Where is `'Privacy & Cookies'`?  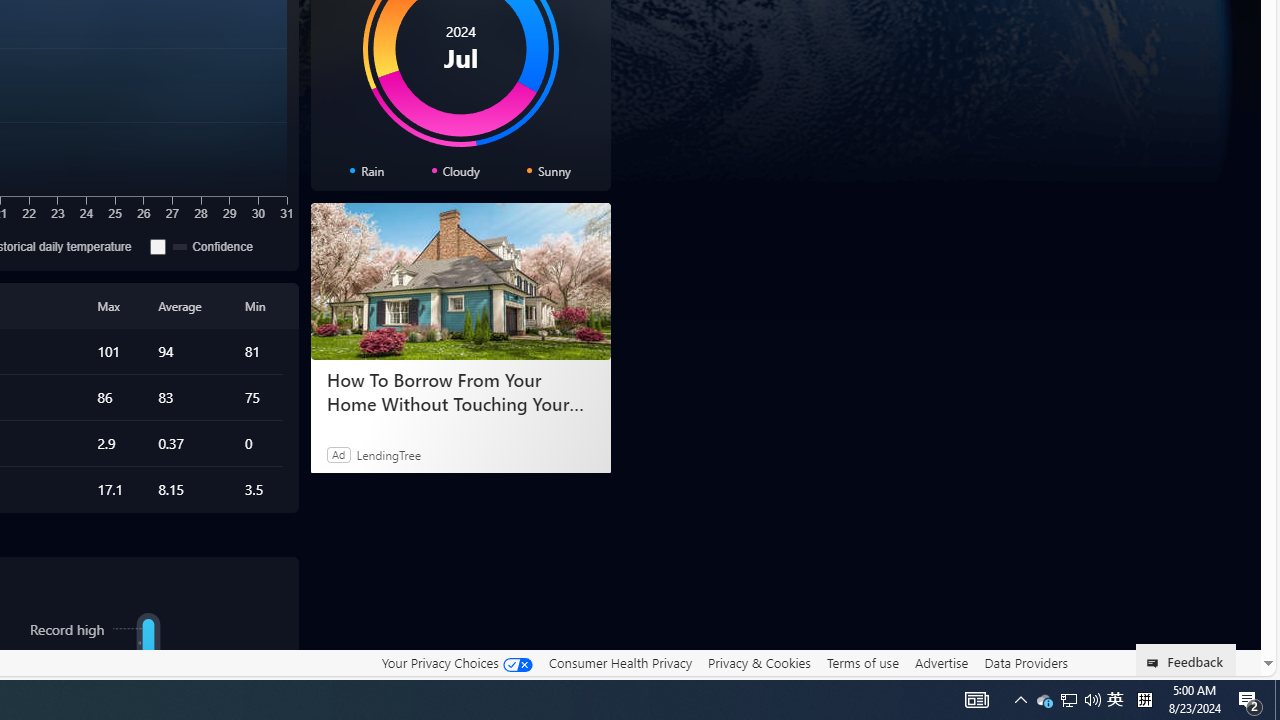 'Privacy & Cookies' is located at coordinates (758, 663).